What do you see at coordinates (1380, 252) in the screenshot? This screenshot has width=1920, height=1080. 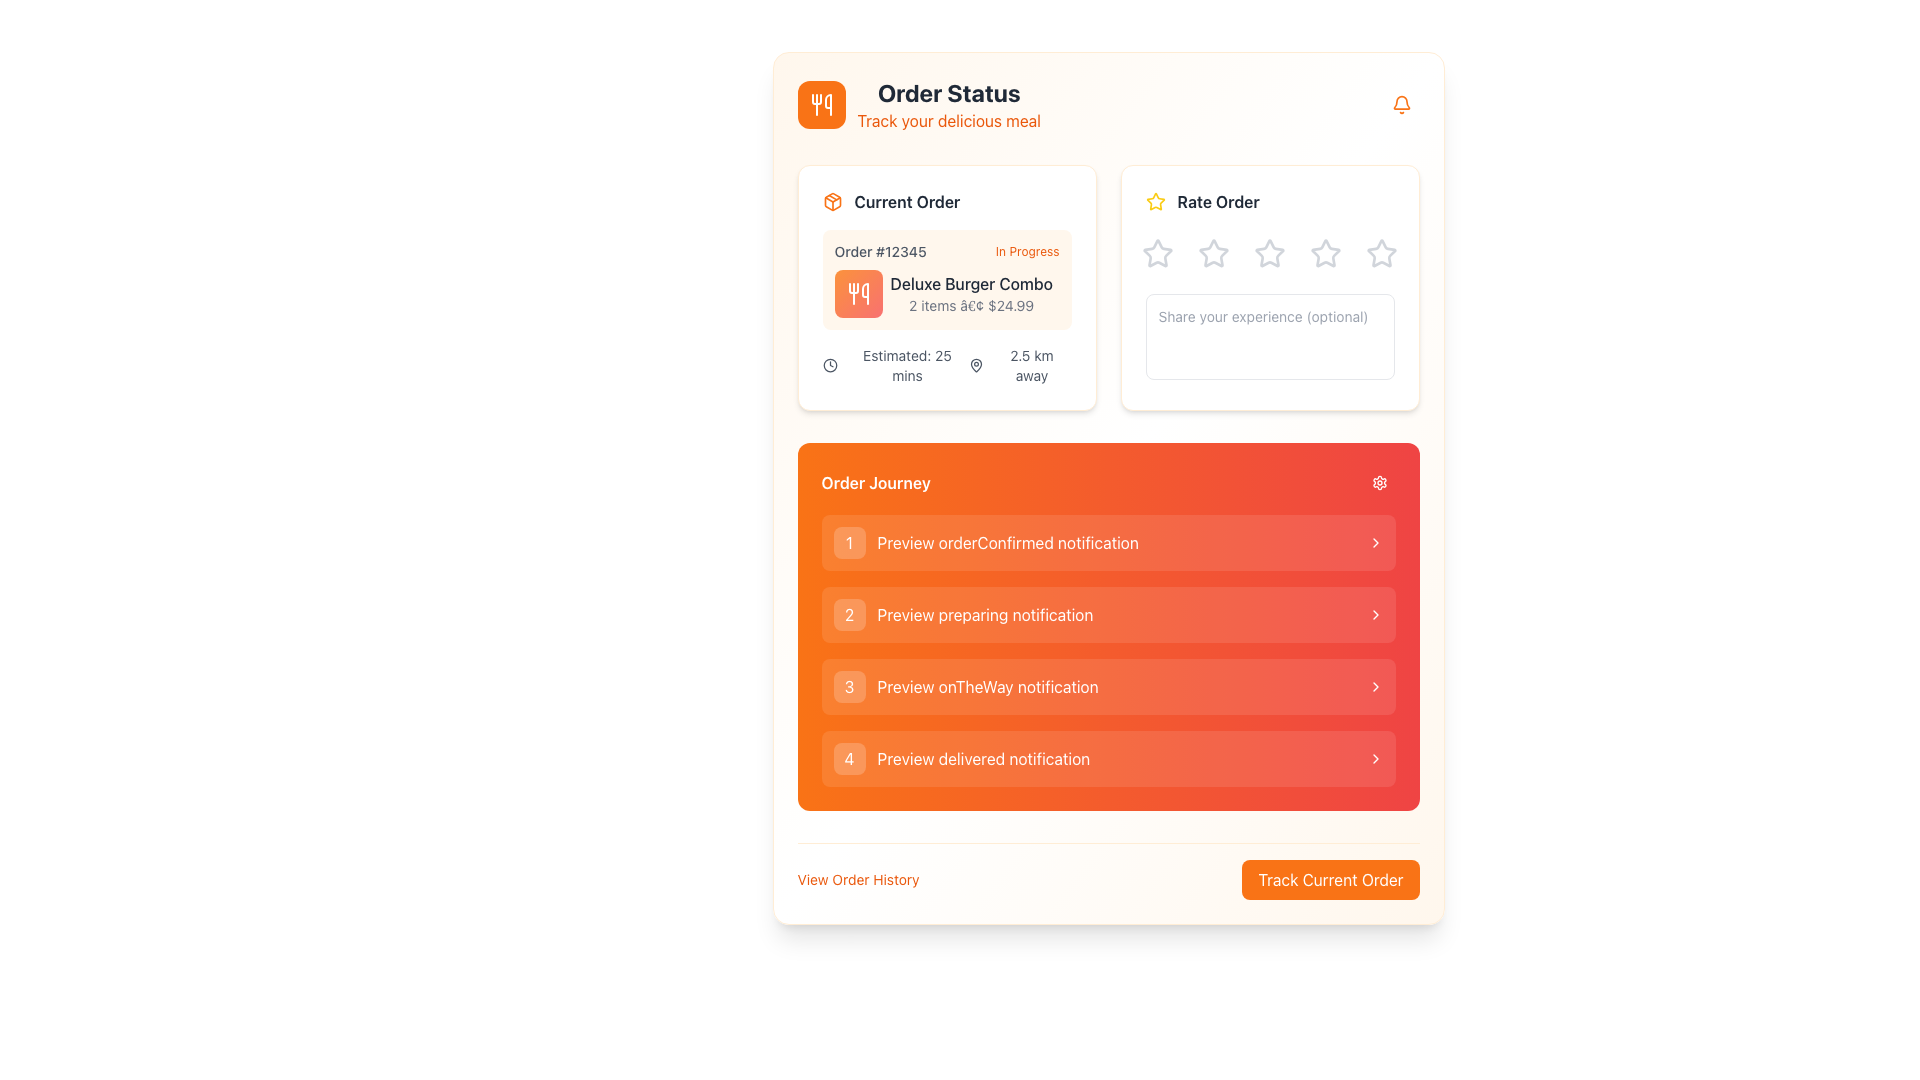 I see `the Rating star icon located at the far right of the horizontal row of five star-shaped icons` at bounding box center [1380, 252].